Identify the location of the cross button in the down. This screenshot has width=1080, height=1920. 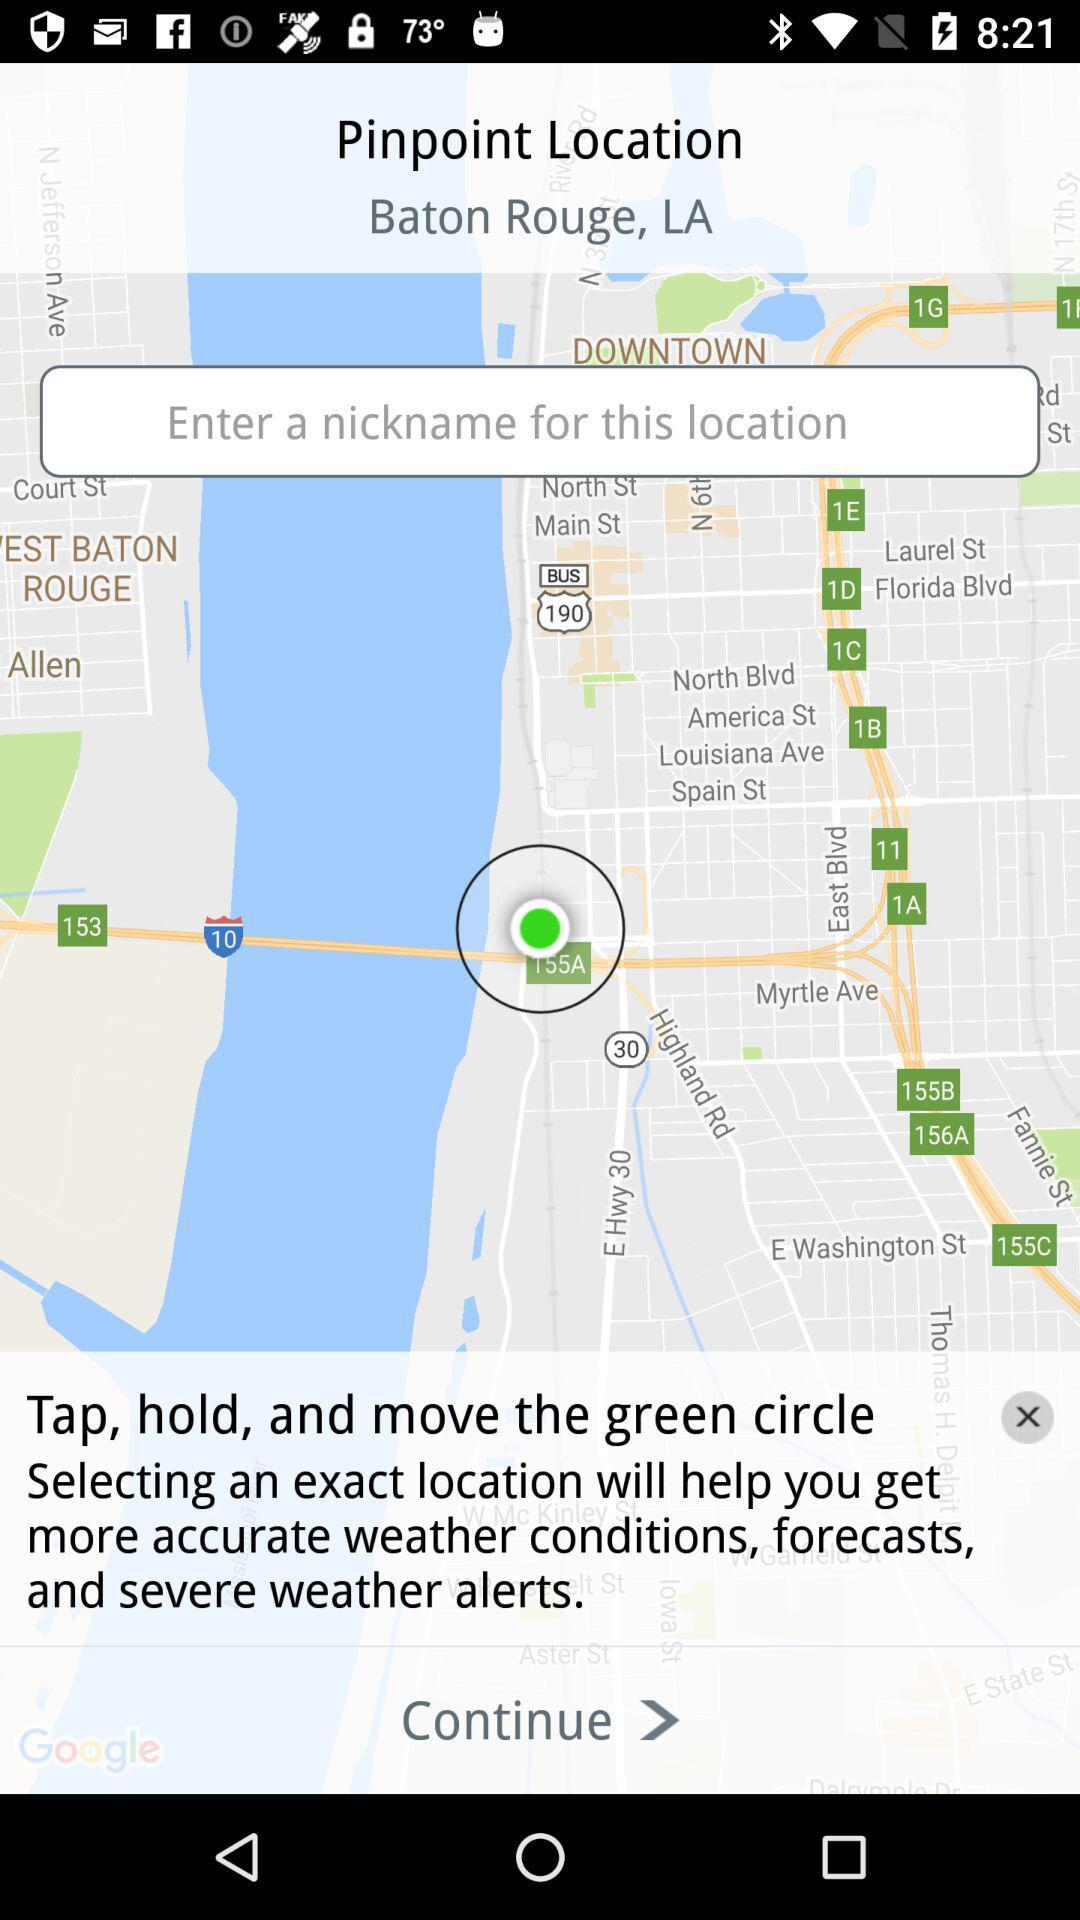
(1027, 1416).